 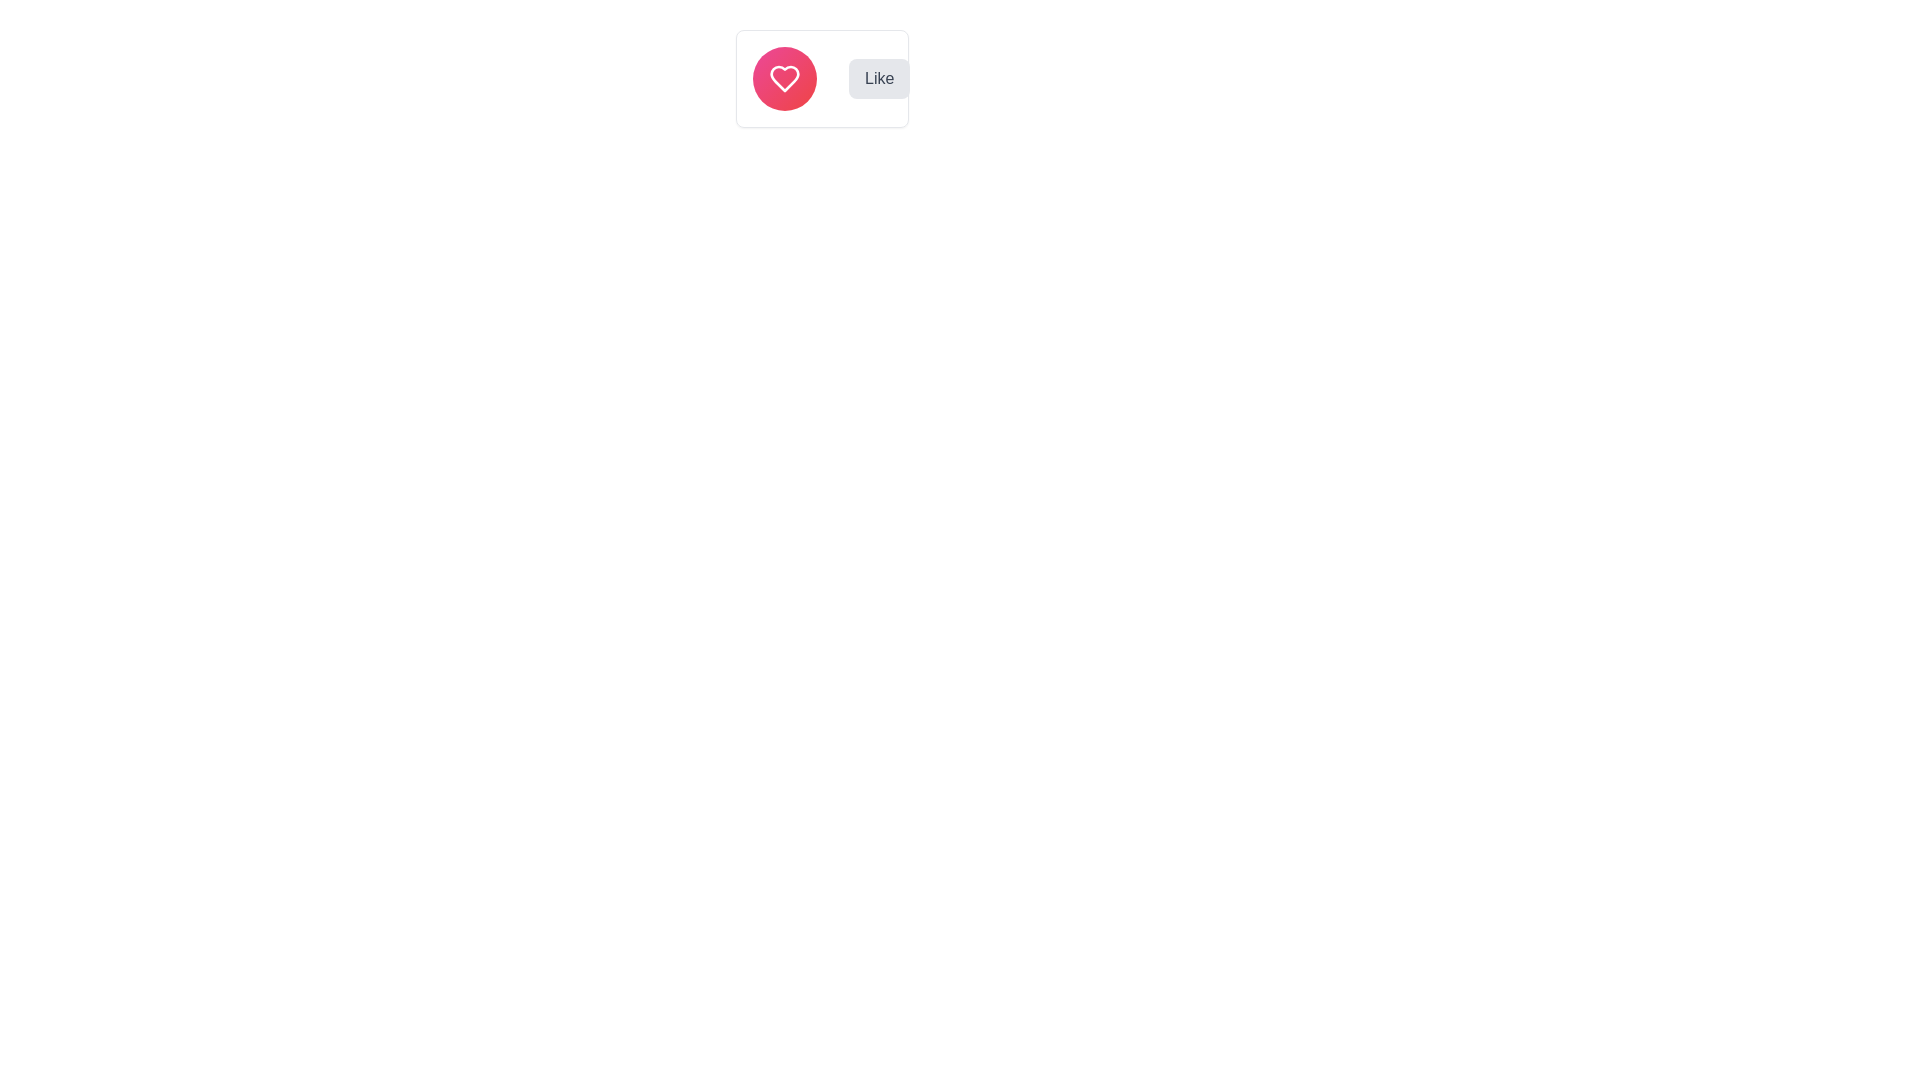 What do you see at coordinates (879, 77) in the screenshot?
I see `the button located to the right of the heart icon and the text 'Like Your Favorites'` at bounding box center [879, 77].